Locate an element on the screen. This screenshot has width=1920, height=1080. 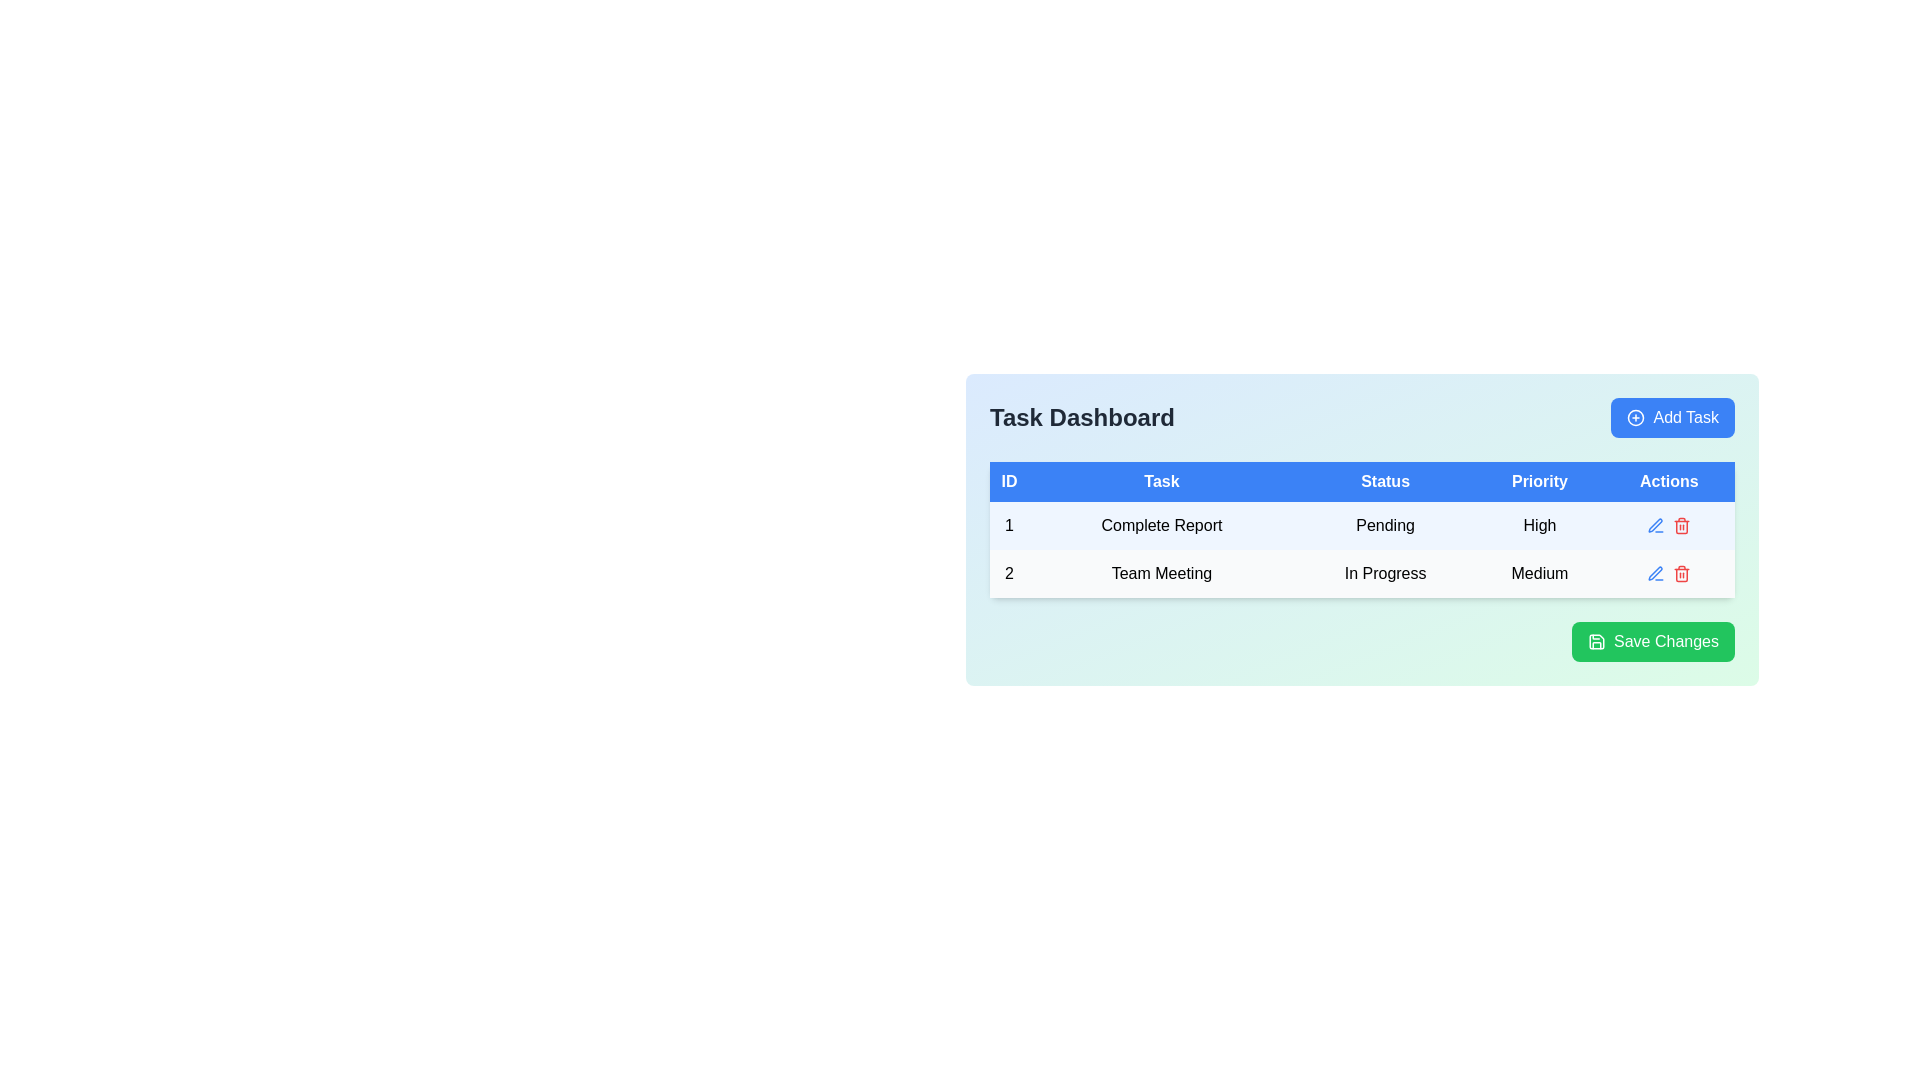
the text label displaying the status of the task labeled 'Complete Report' in the second column of the 'Status' column, which indicates that the task is currently pending is located at coordinates (1361, 528).